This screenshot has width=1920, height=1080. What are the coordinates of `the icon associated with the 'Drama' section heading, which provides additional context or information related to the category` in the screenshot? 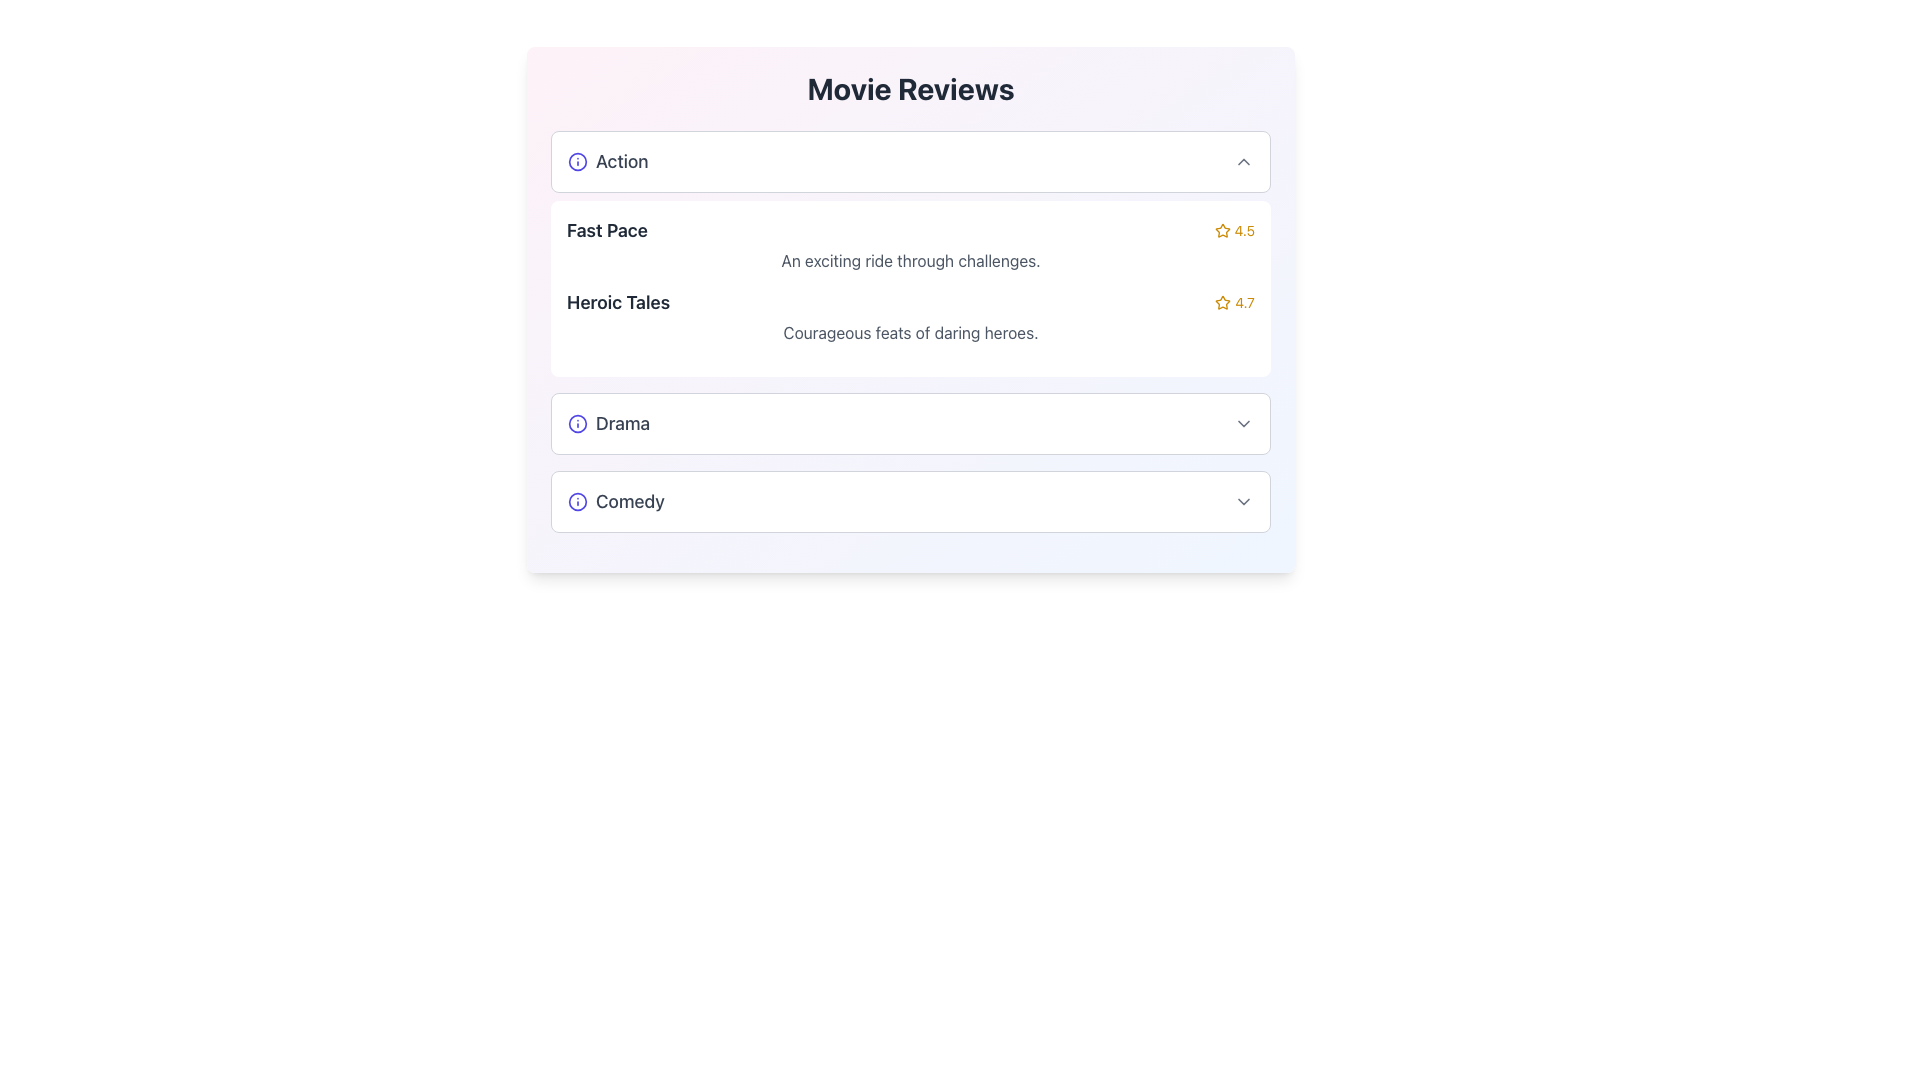 It's located at (576, 500).